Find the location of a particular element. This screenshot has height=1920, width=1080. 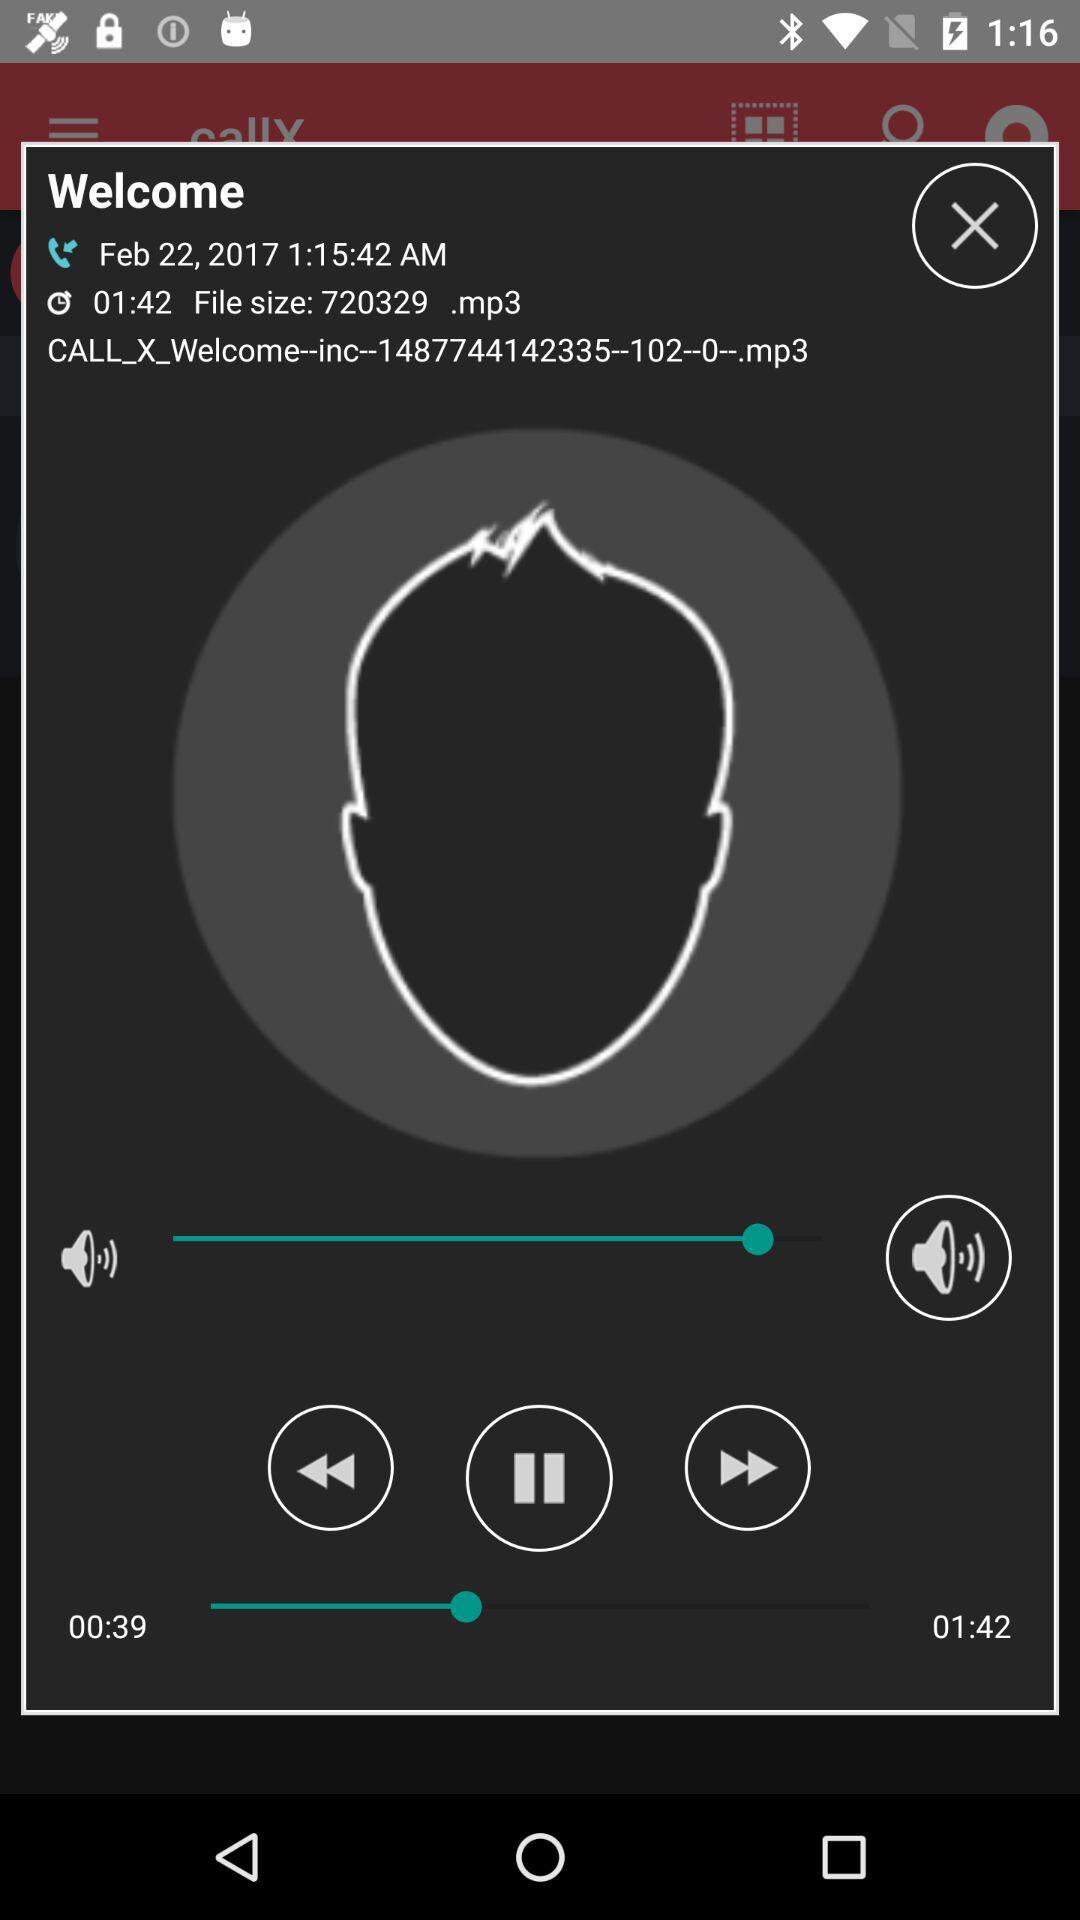

go forward button is located at coordinates (747, 1467).